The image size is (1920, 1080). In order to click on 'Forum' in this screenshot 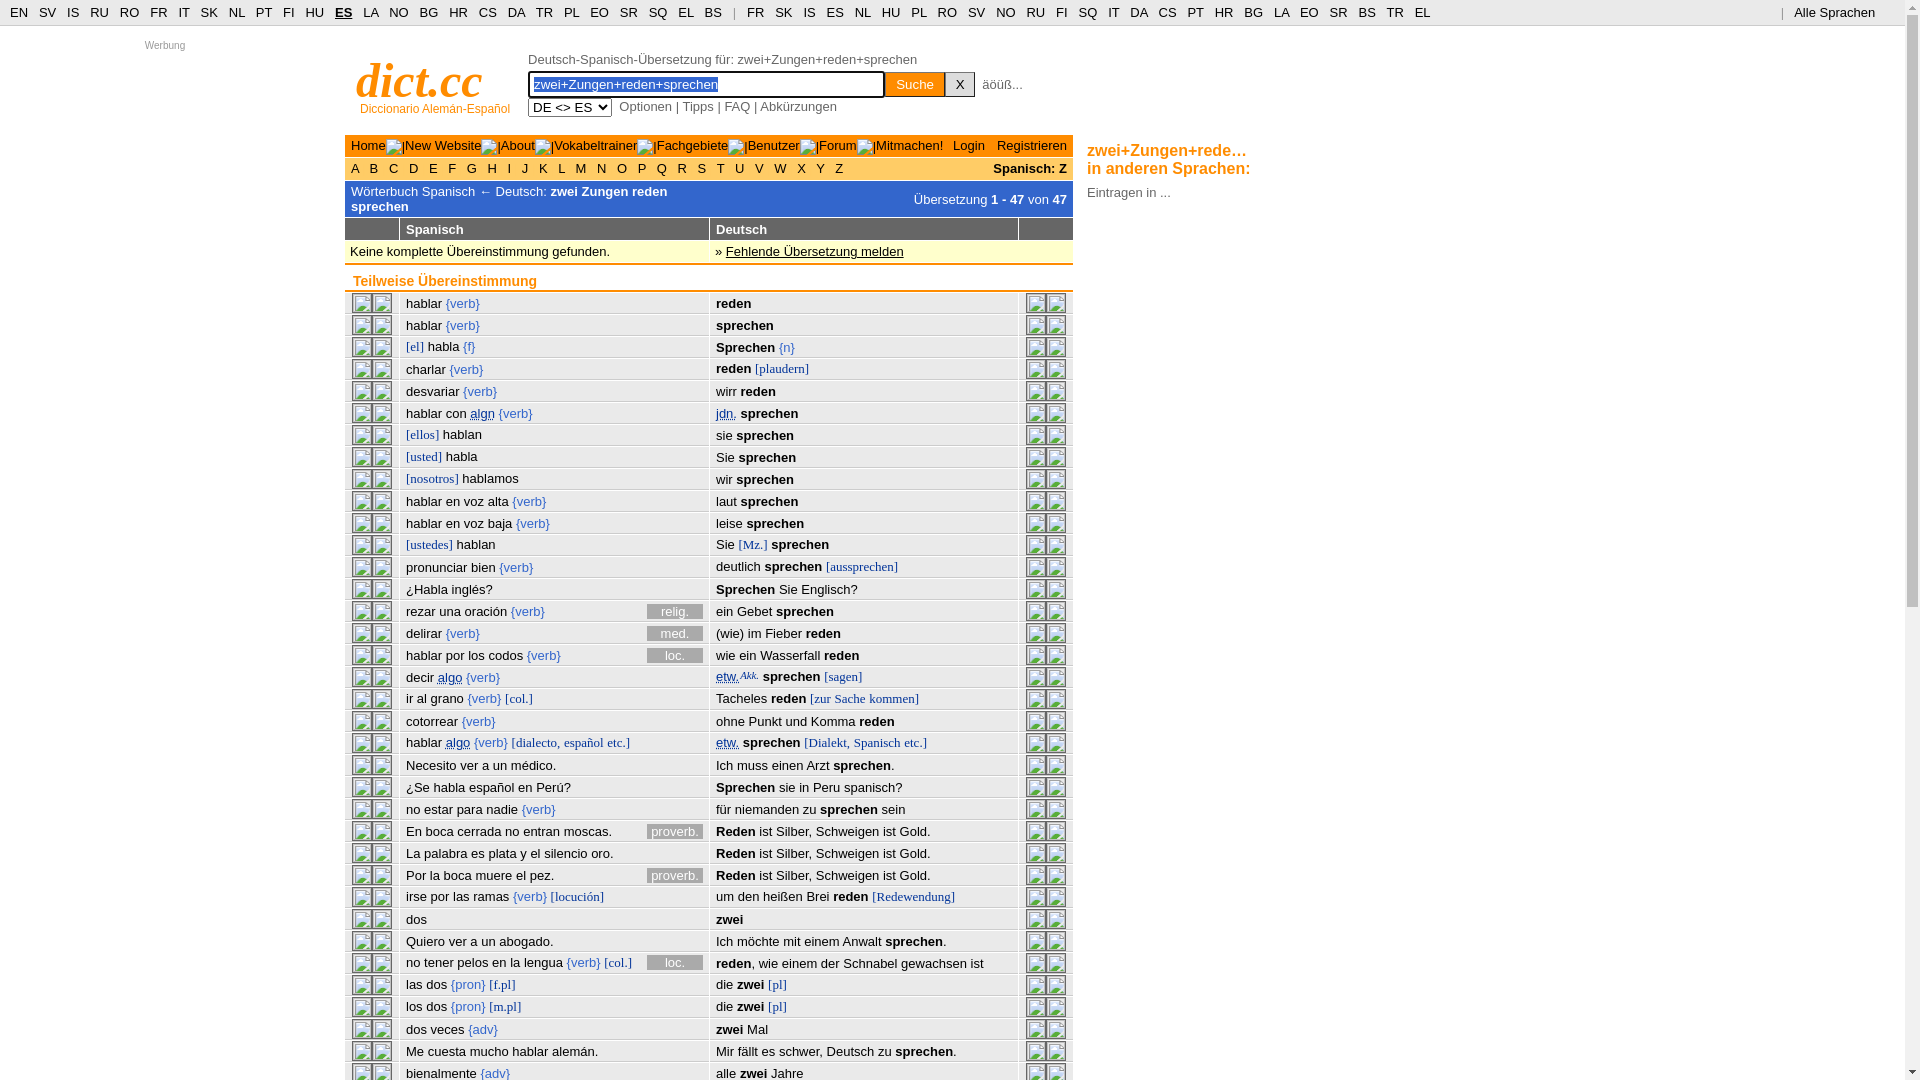, I will do `click(819, 144)`.